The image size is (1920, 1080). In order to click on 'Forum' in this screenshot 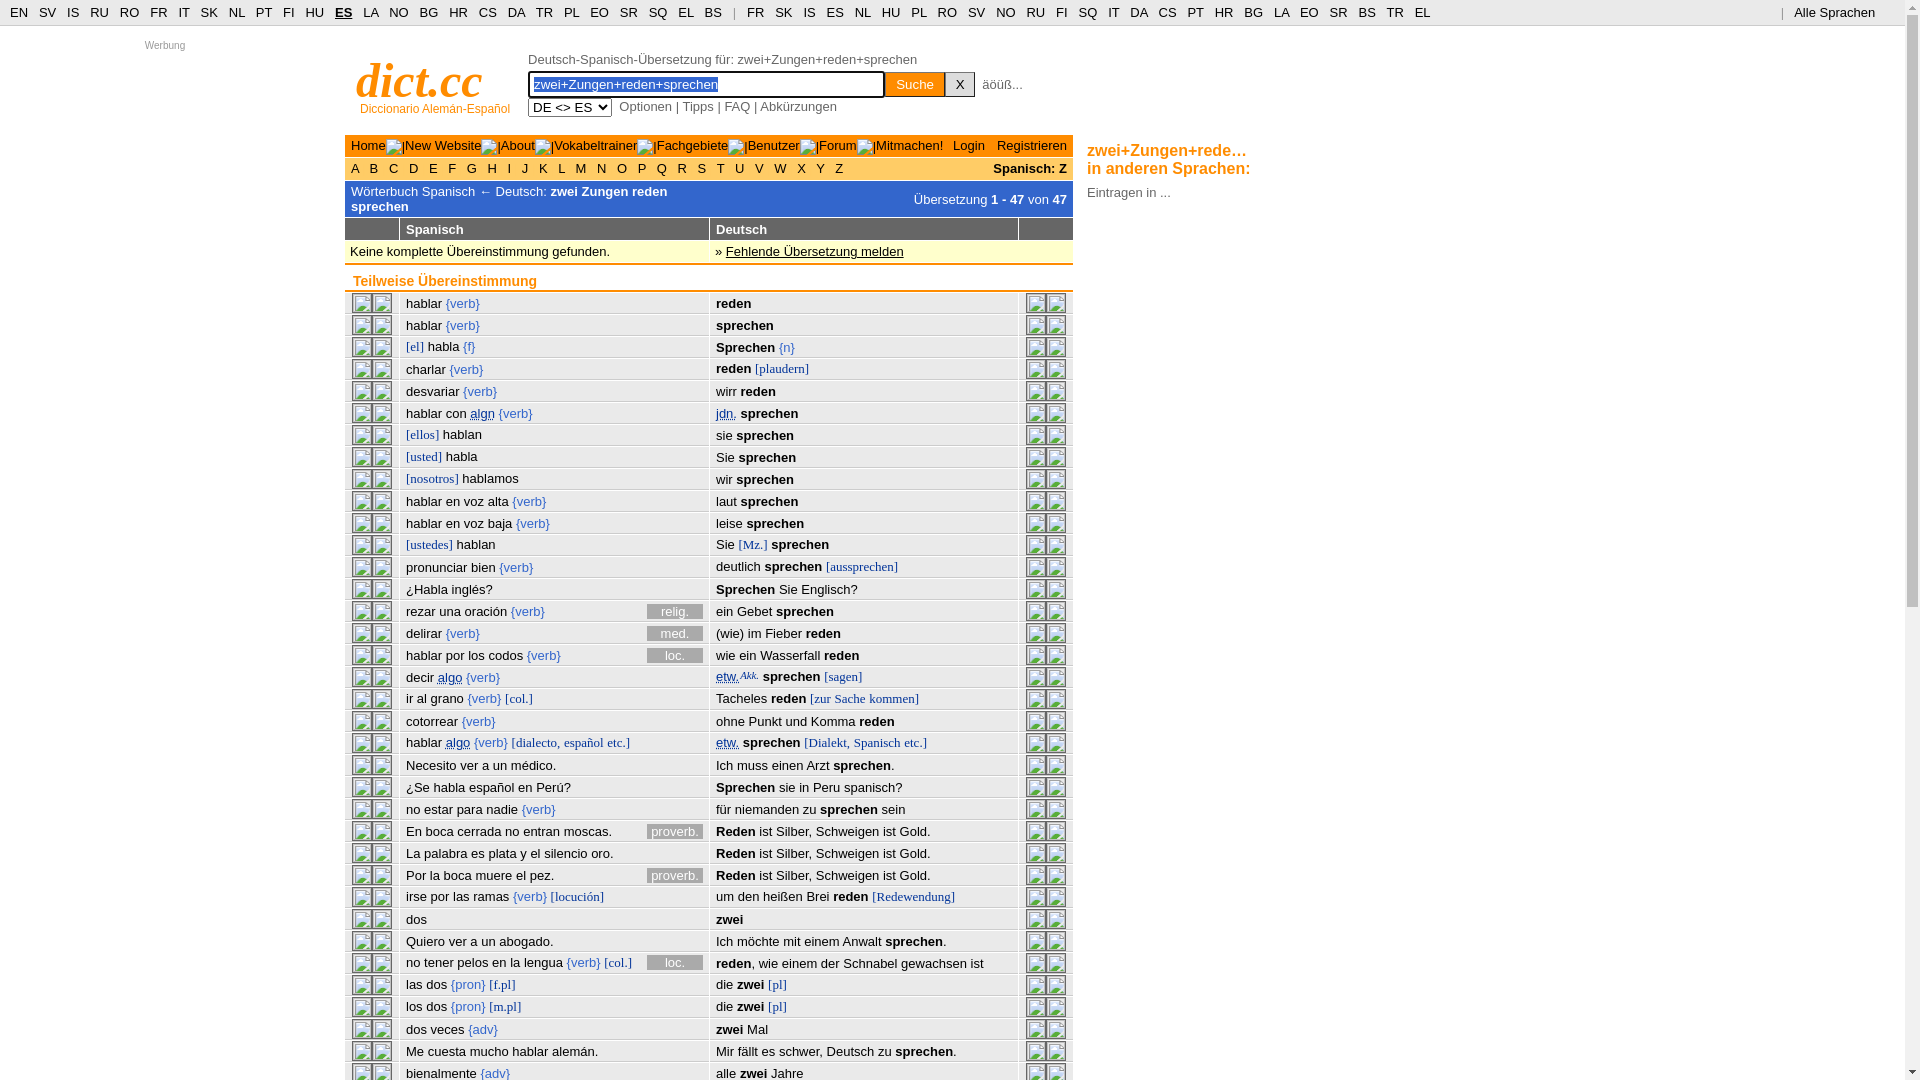, I will do `click(819, 144)`.